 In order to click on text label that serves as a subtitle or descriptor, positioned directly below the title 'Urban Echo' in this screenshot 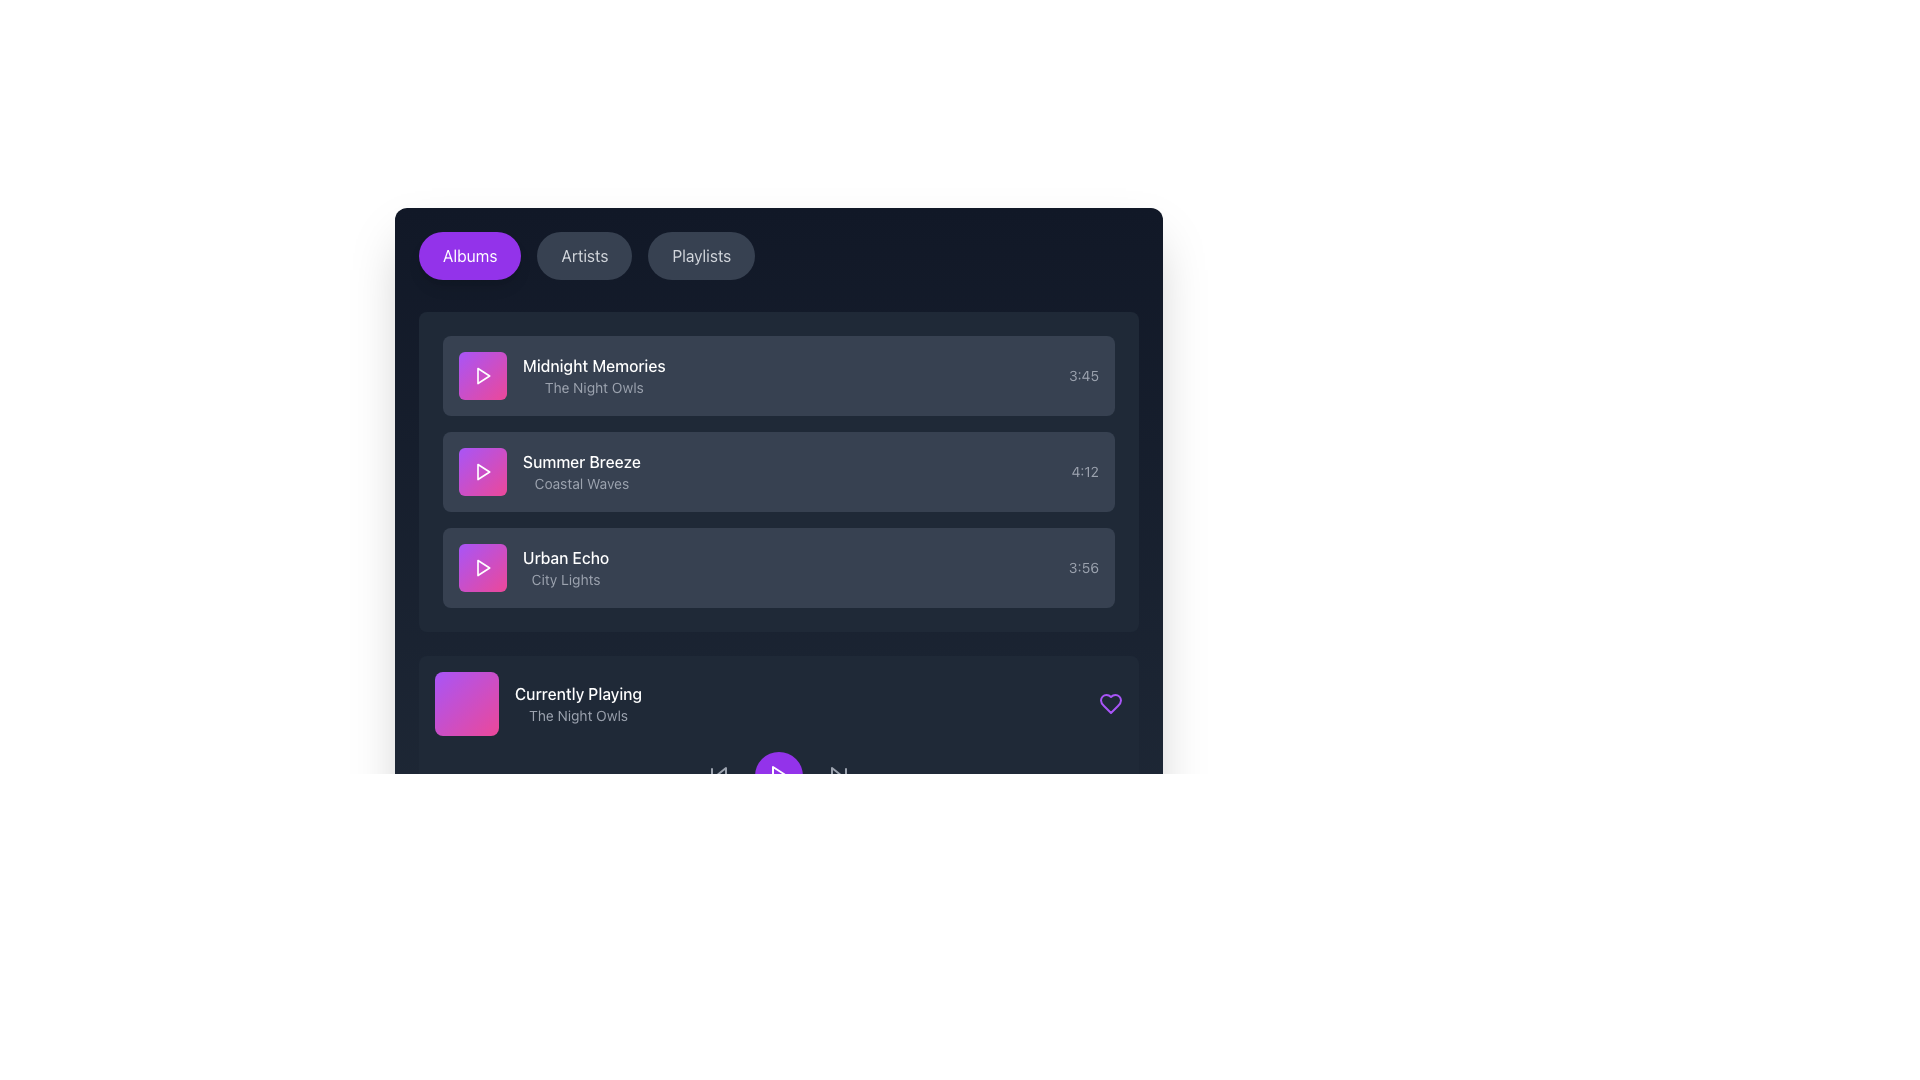, I will do `click(565, 579)`.